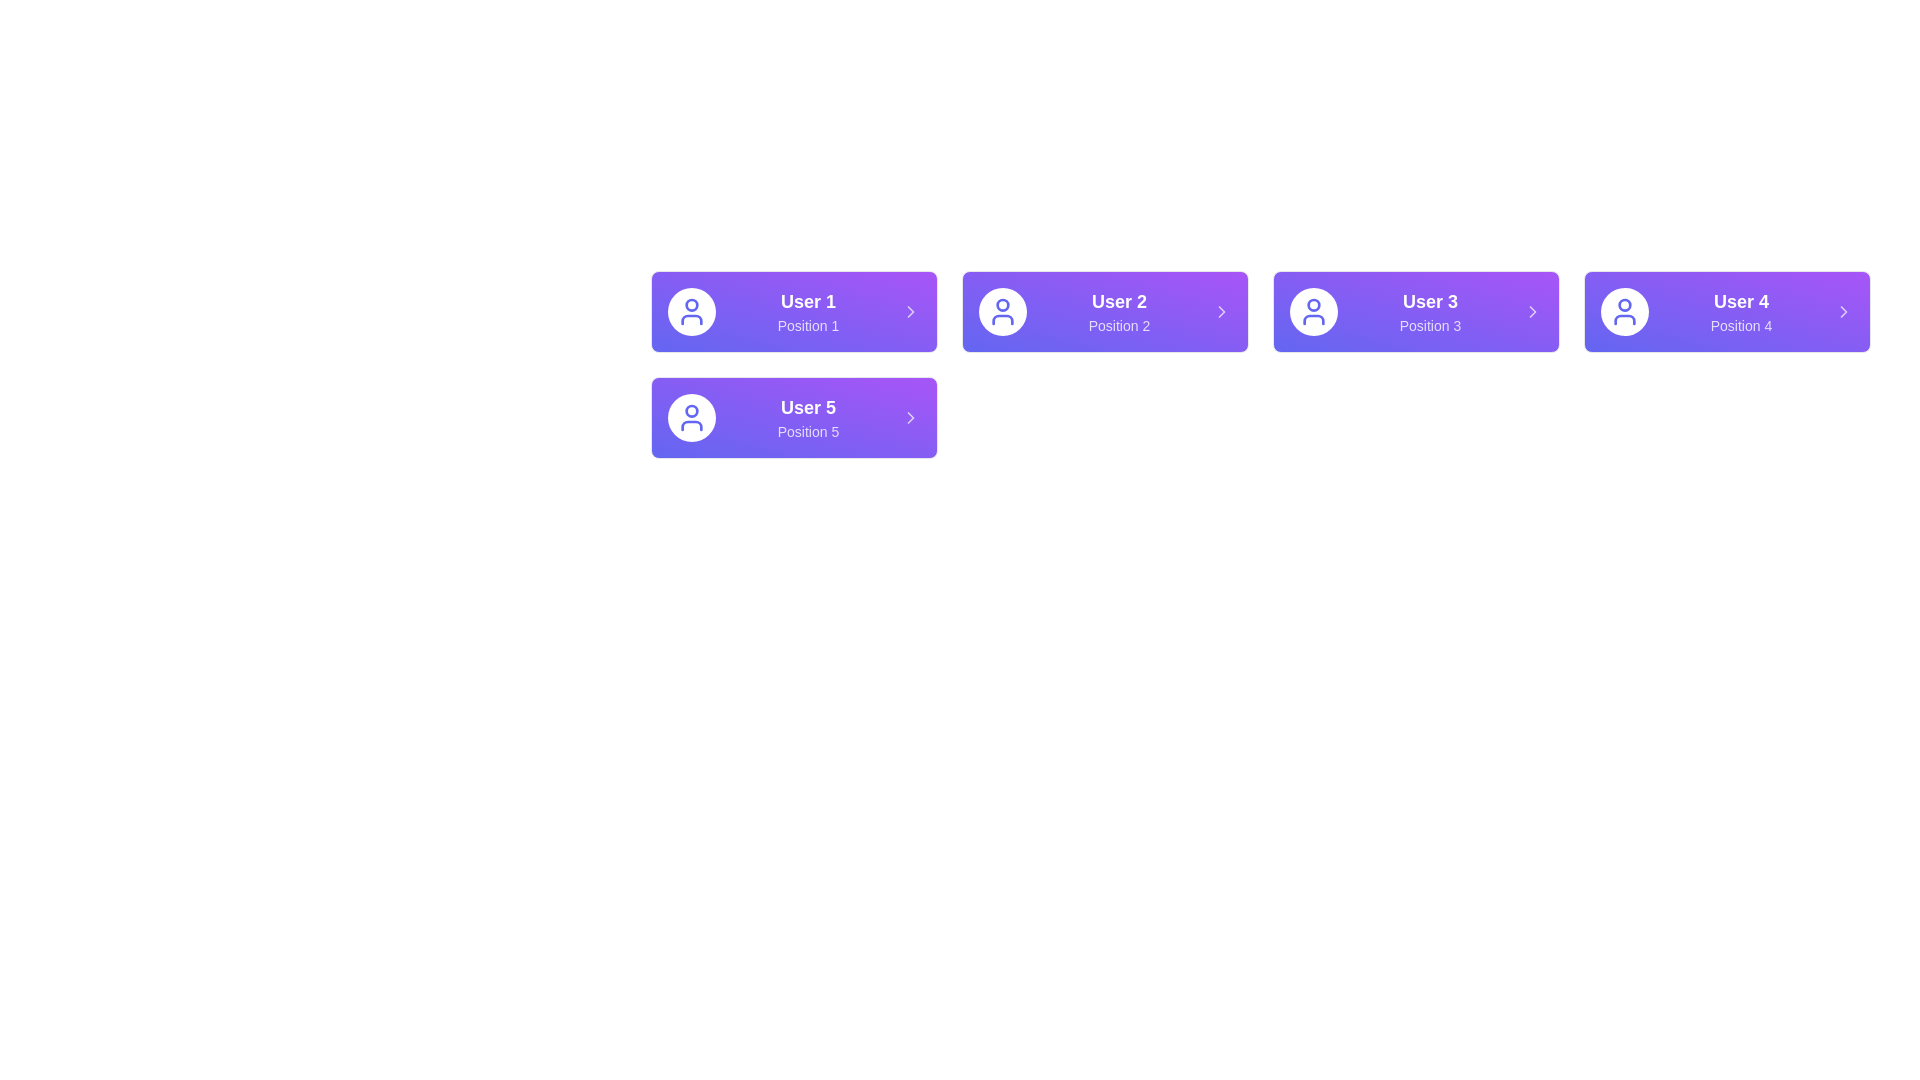 This screenshot has width=1920, height=1080. Describe the element at coordinates (1003, 304) in the screenshot. I see `the innermost circle of the user icon in the 'User 2, Position 2' box, which represents an individual or user` at that location.